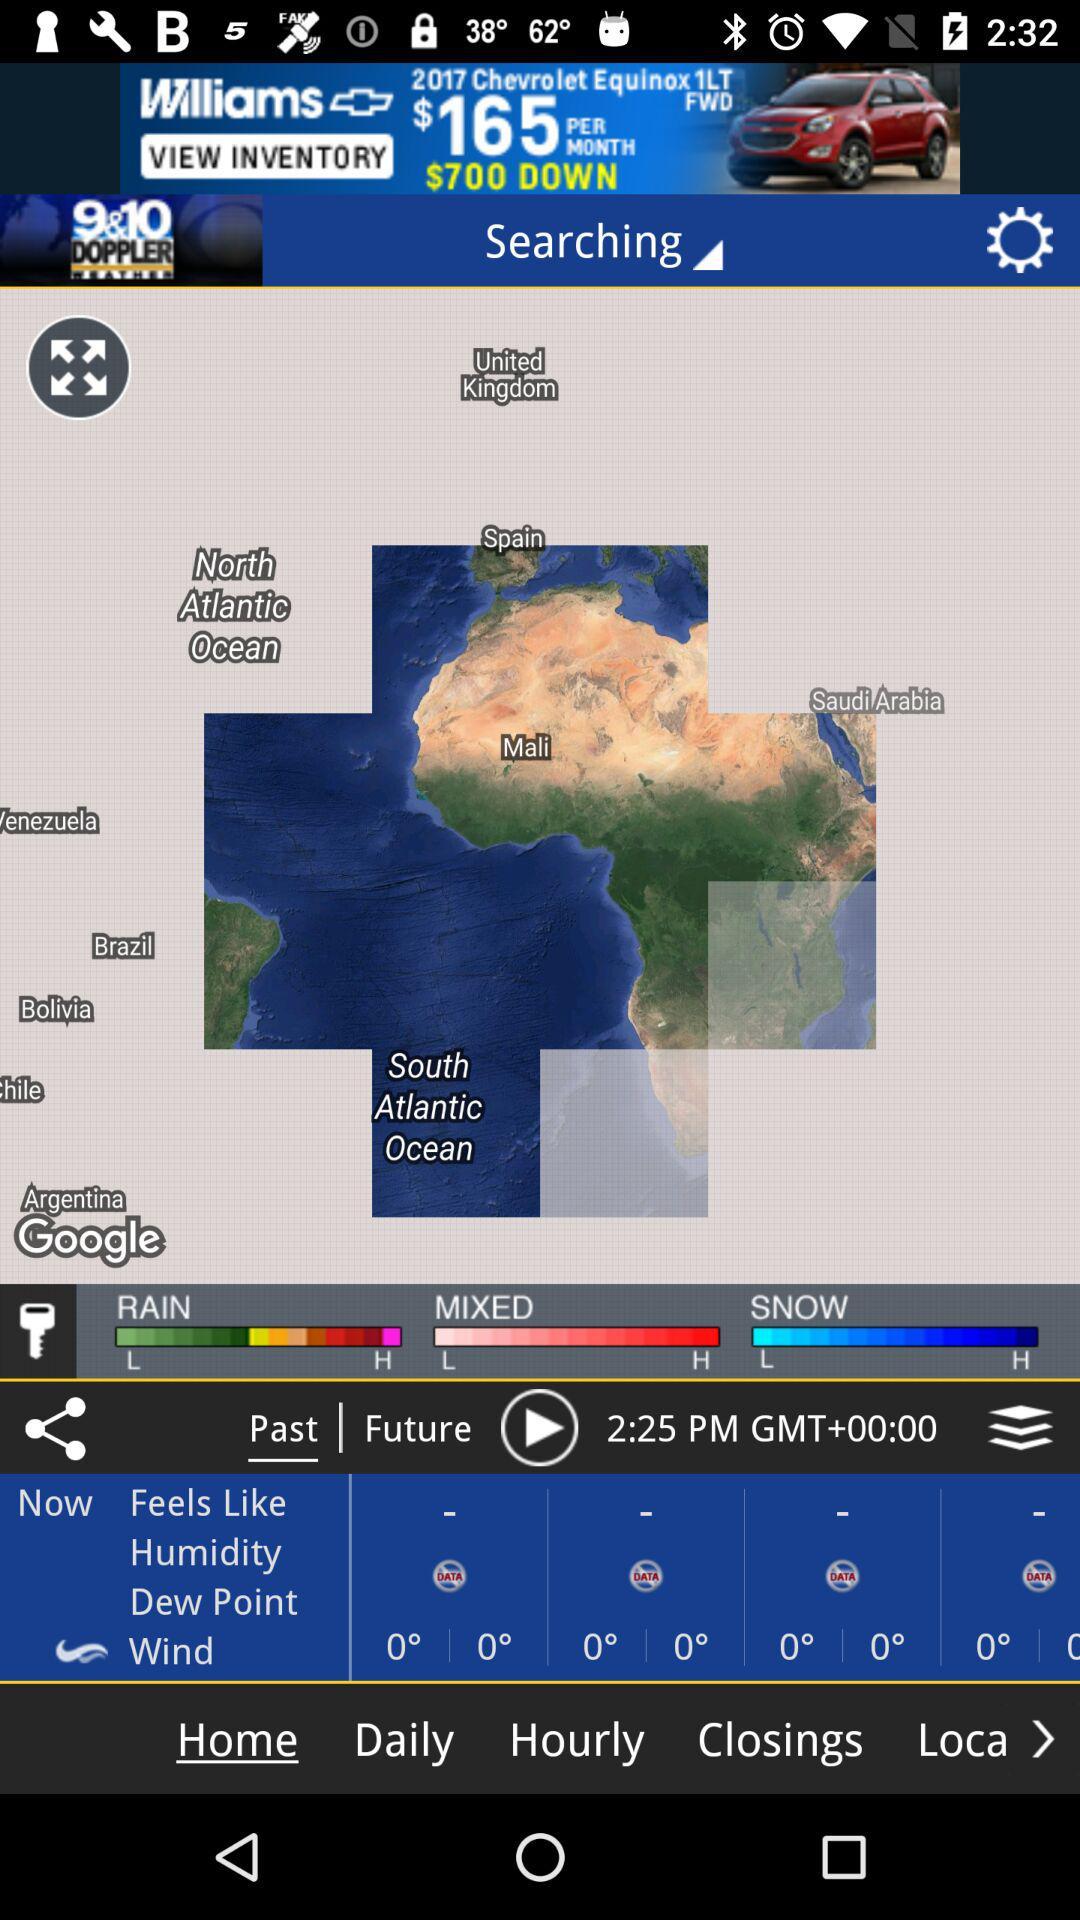  I want to click on the arrow_forward icon, so click(1042, 1737).